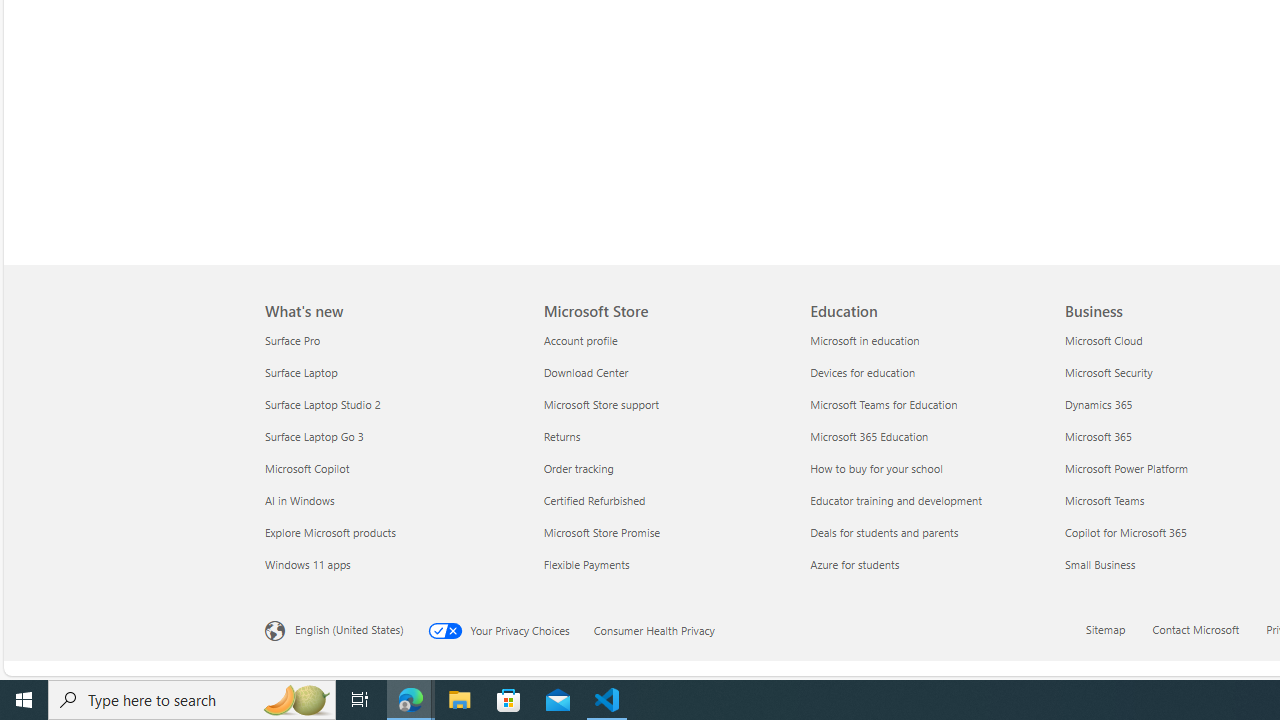 The width and height of the screenshot is (1280, 720). What do you see at coordinates (1099, 563) in the screenshot?
I see `'Small Business Business'` at bounding box center [1099, 563].